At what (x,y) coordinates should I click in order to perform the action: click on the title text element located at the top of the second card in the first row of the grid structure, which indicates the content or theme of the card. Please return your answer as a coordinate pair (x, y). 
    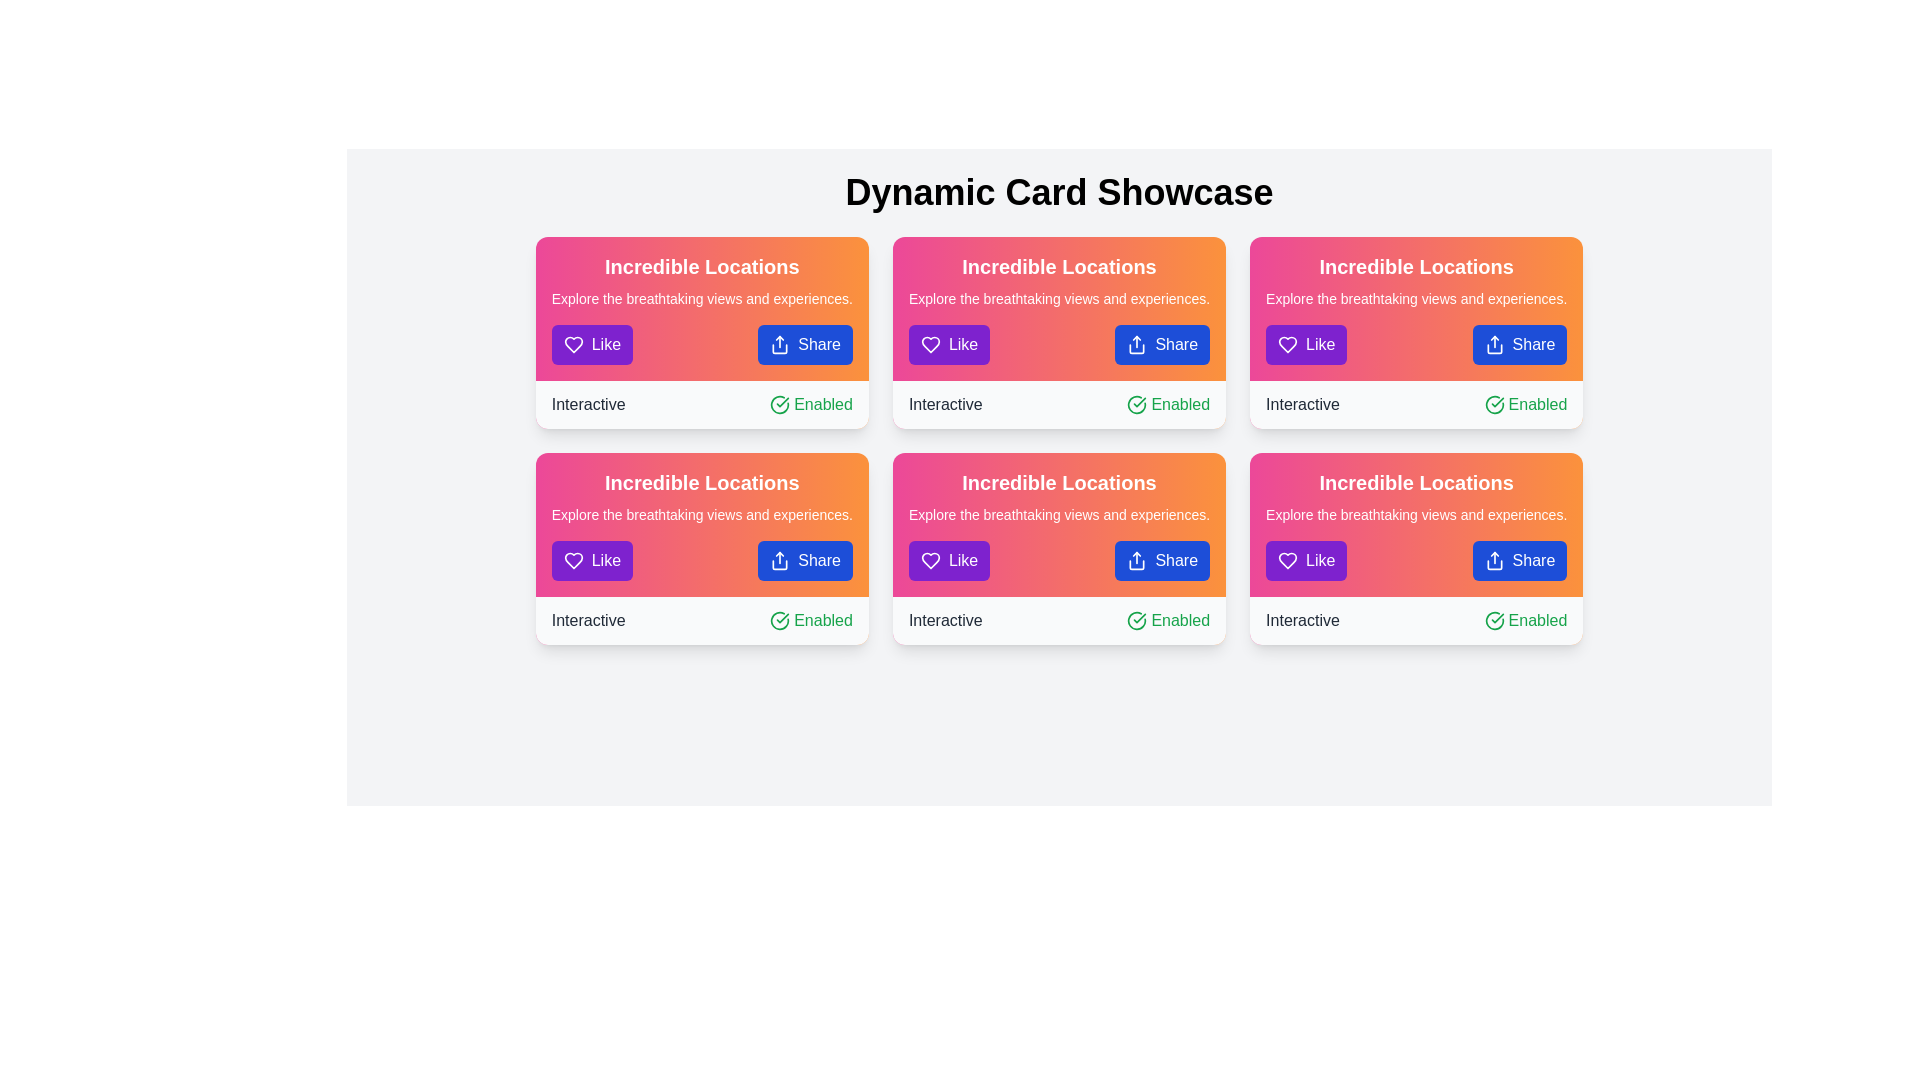
    Looking at the image, I should click on (1415, 482).